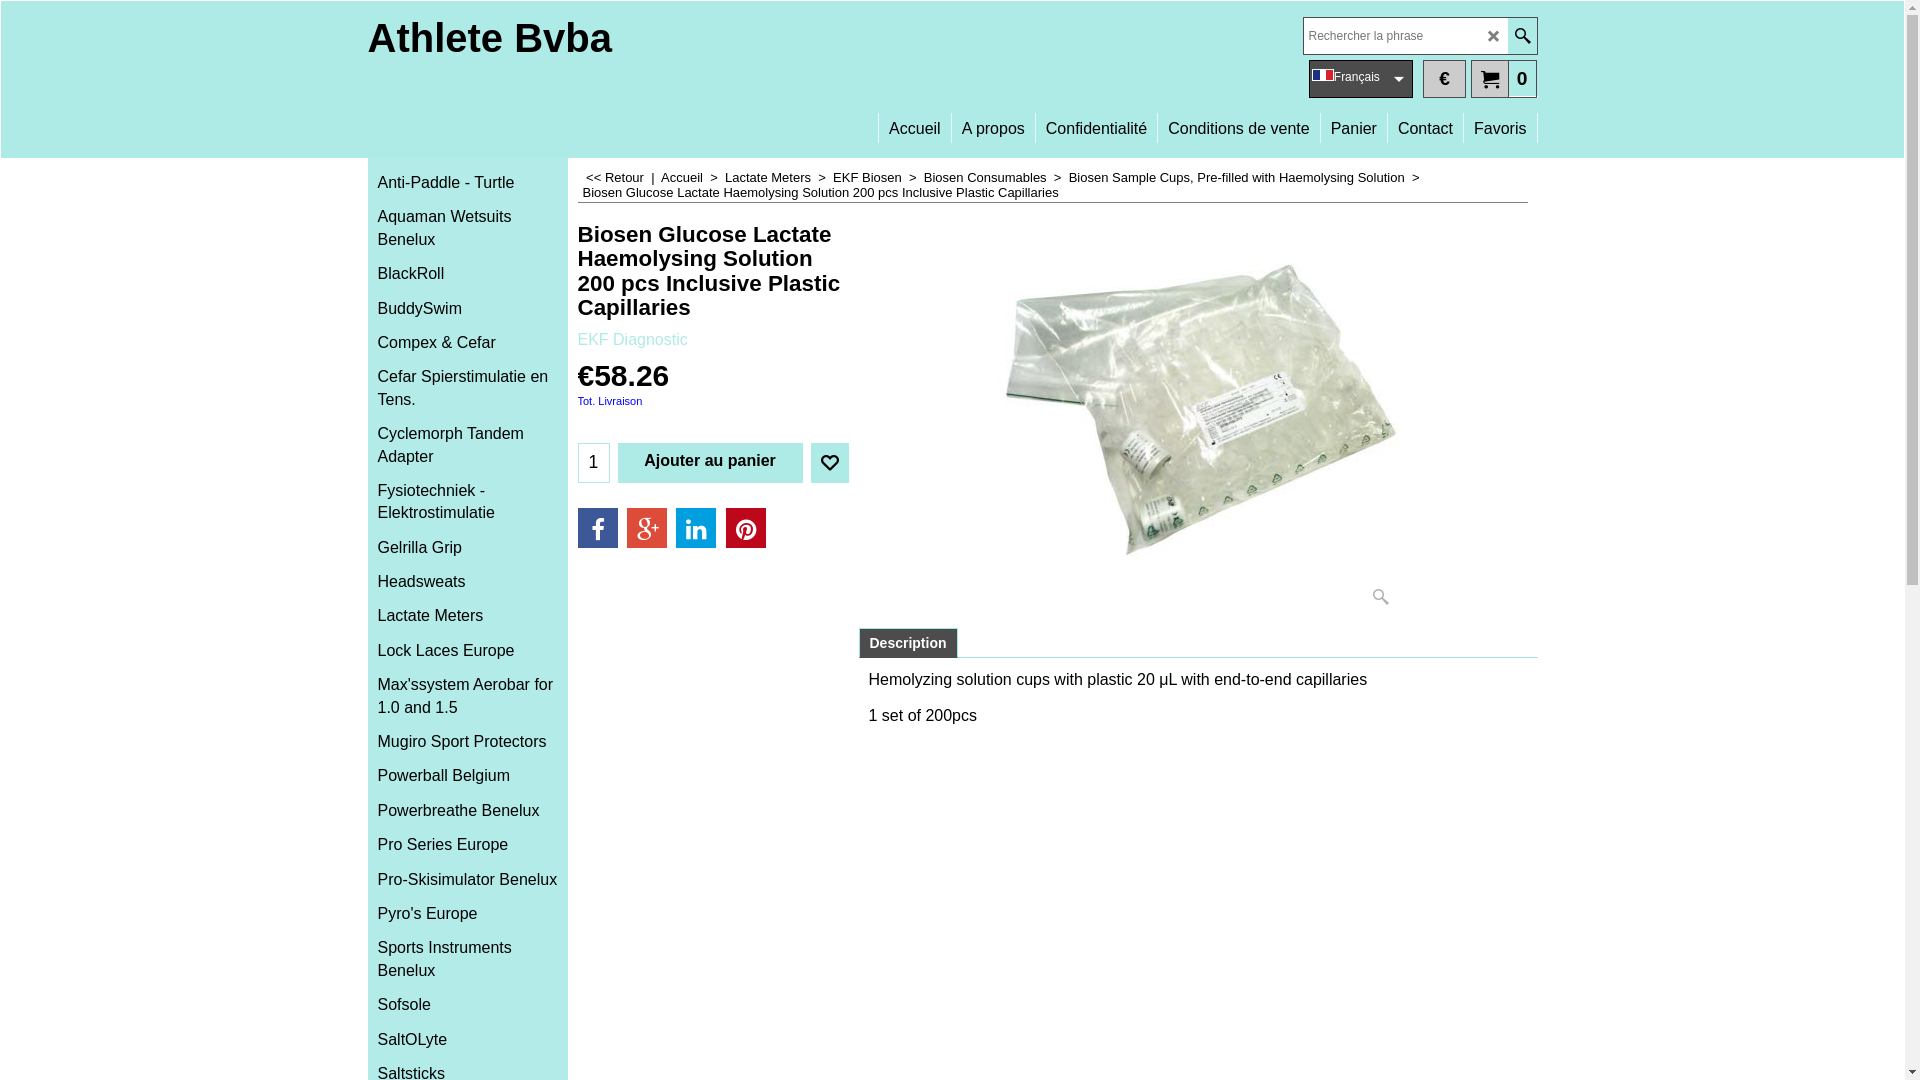 The image size is (1920, 1080). I want to click on 'Ajouter au panier', so click(709, 462).